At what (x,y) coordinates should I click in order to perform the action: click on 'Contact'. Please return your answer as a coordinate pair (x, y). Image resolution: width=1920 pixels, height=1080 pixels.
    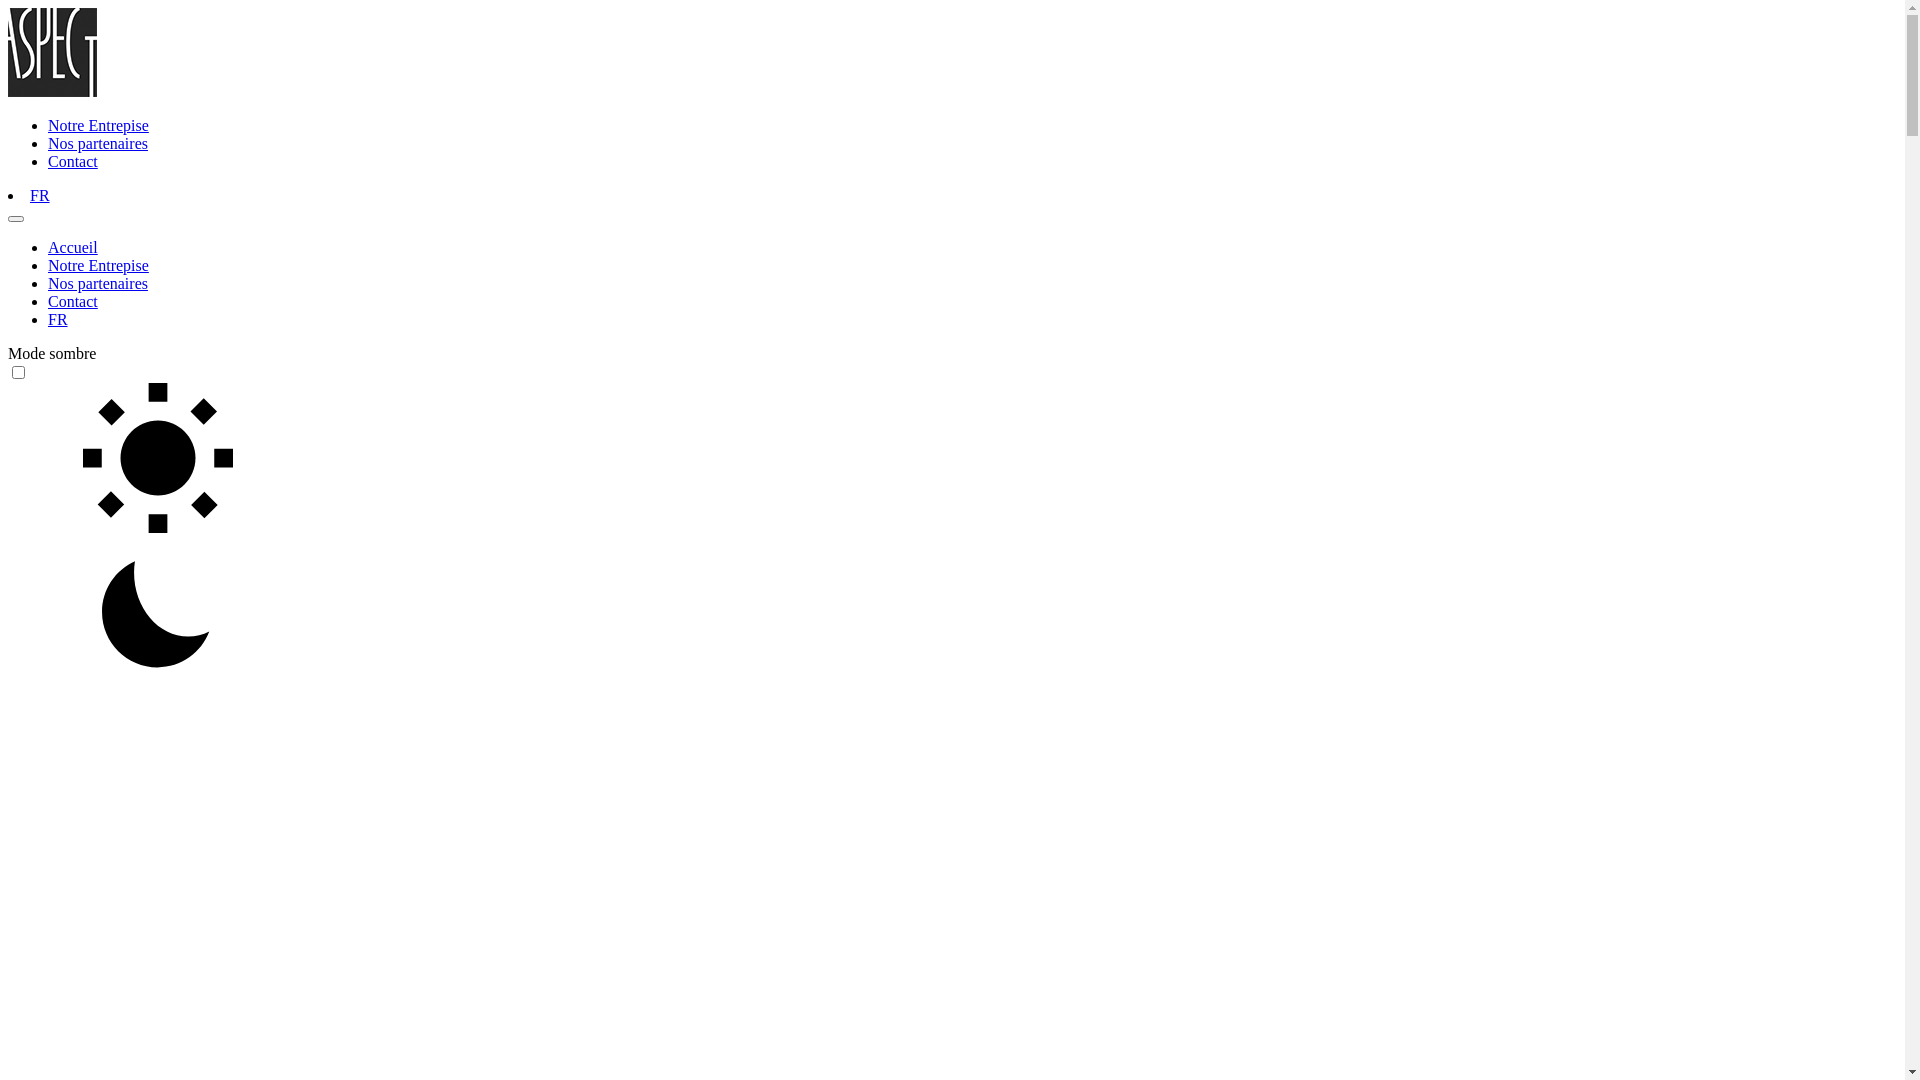
    Looking at the image, I should click on (72, 160).